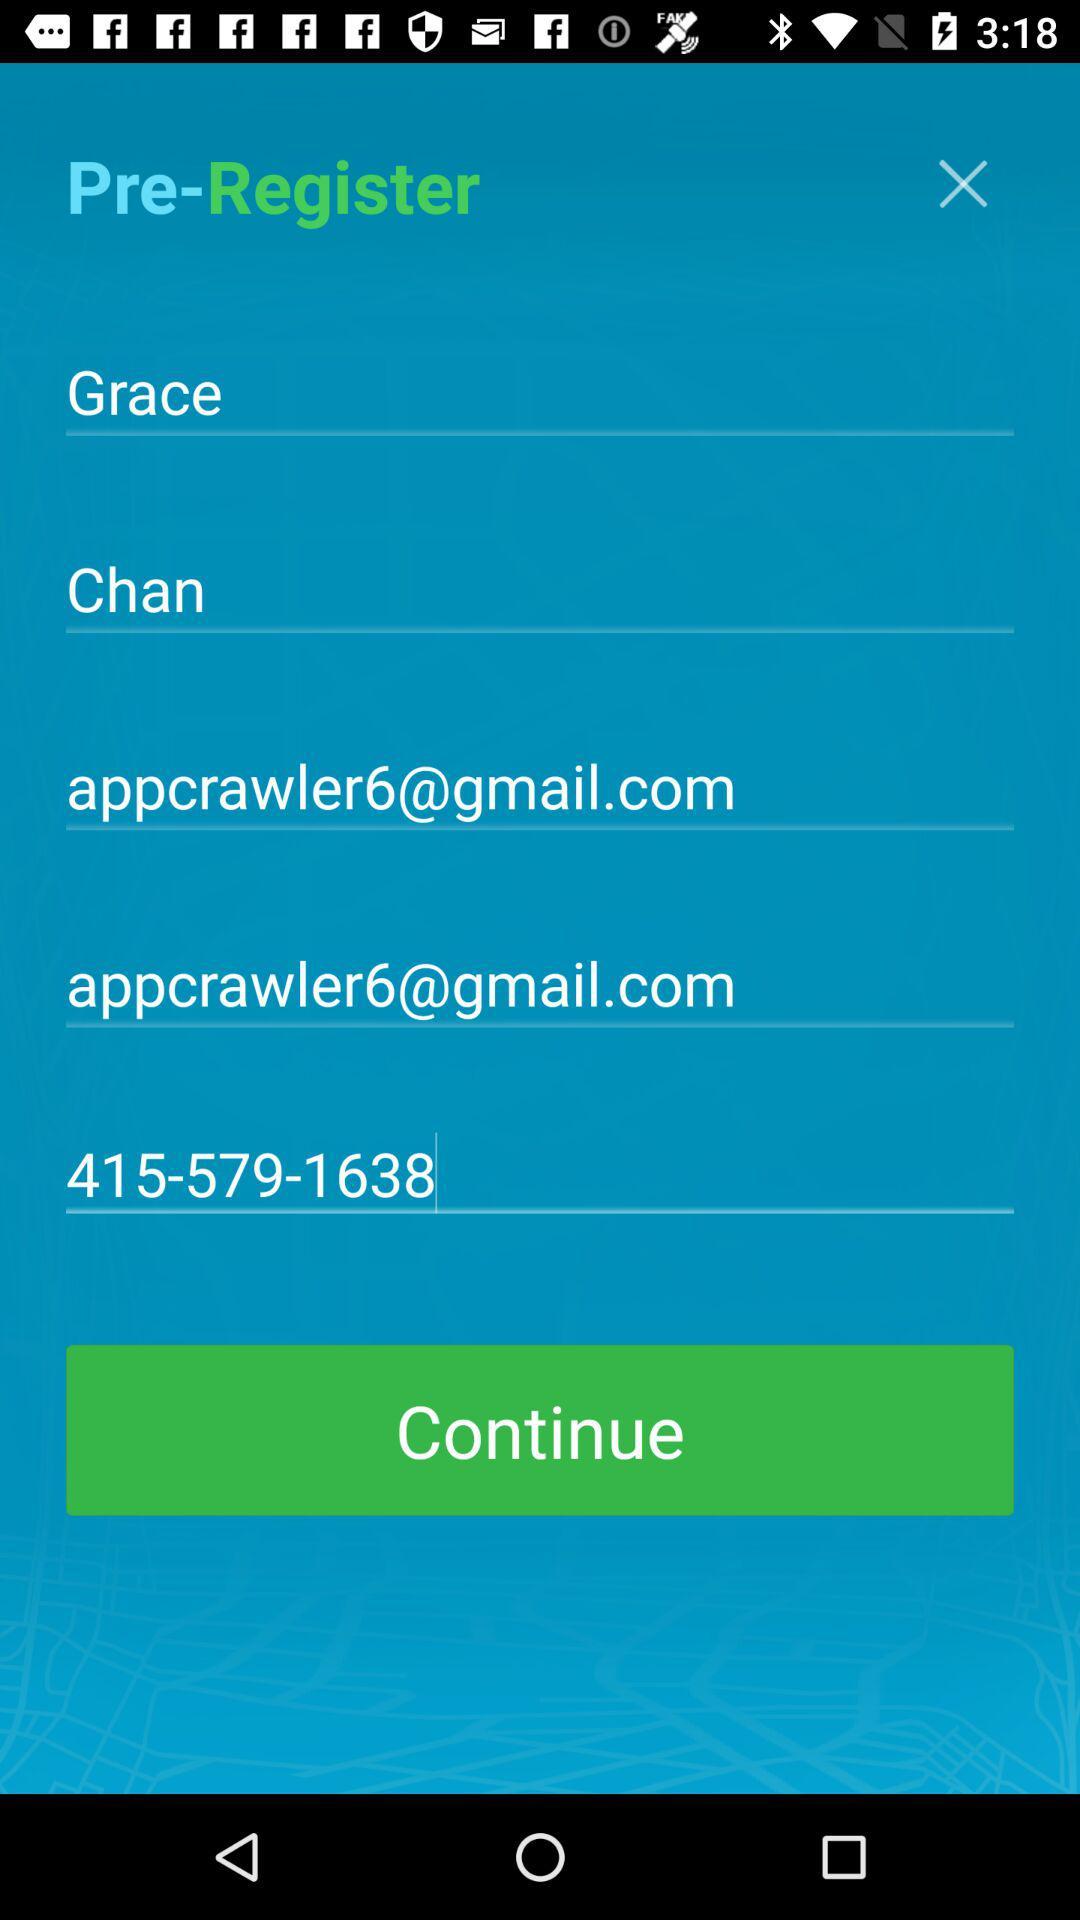 Image resolution: width=1080 pixels, height=1920 pixels. Describe the element at coordinates (962, 183) in the screenshot. I see `go back` at that location.